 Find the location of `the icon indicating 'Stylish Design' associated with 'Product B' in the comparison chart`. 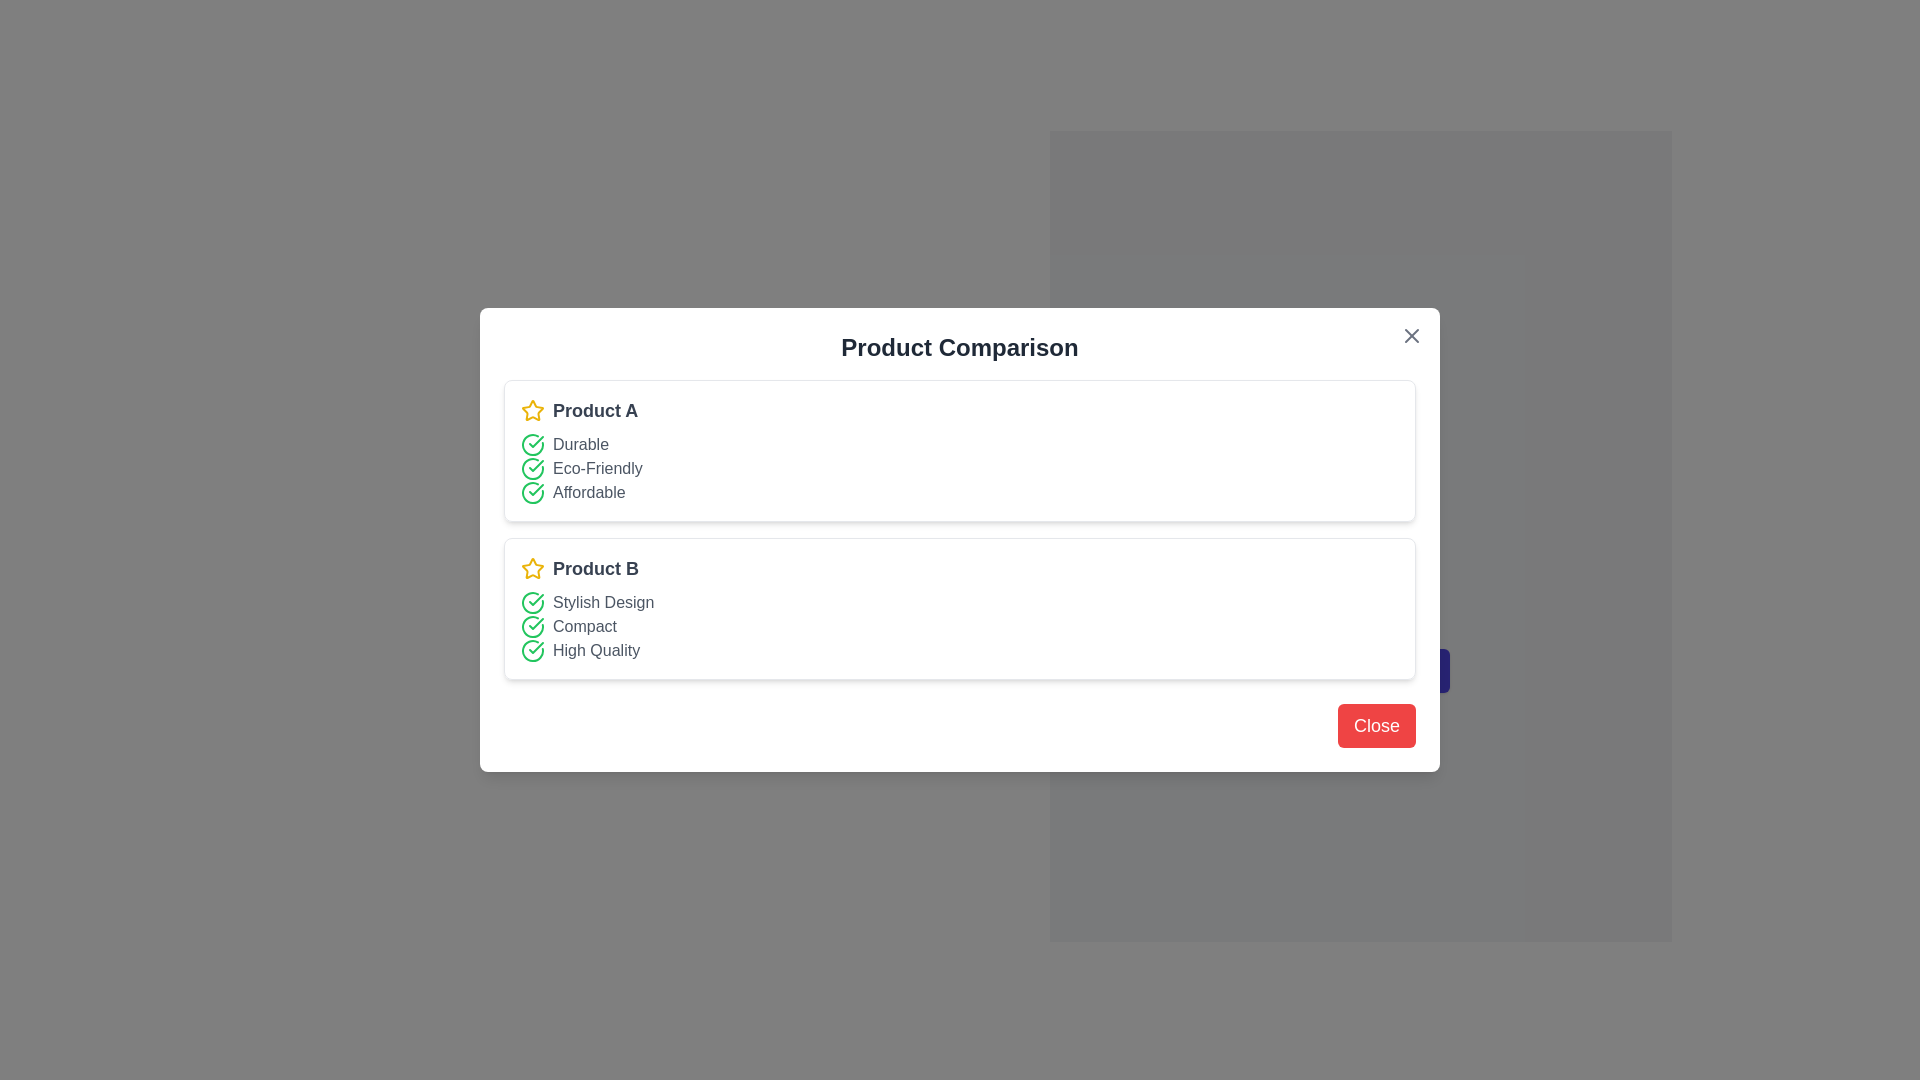

the icon indicating 'Stylish Design' associated with 'Product B' in the comparison chart is located at coordinates (532, 601).